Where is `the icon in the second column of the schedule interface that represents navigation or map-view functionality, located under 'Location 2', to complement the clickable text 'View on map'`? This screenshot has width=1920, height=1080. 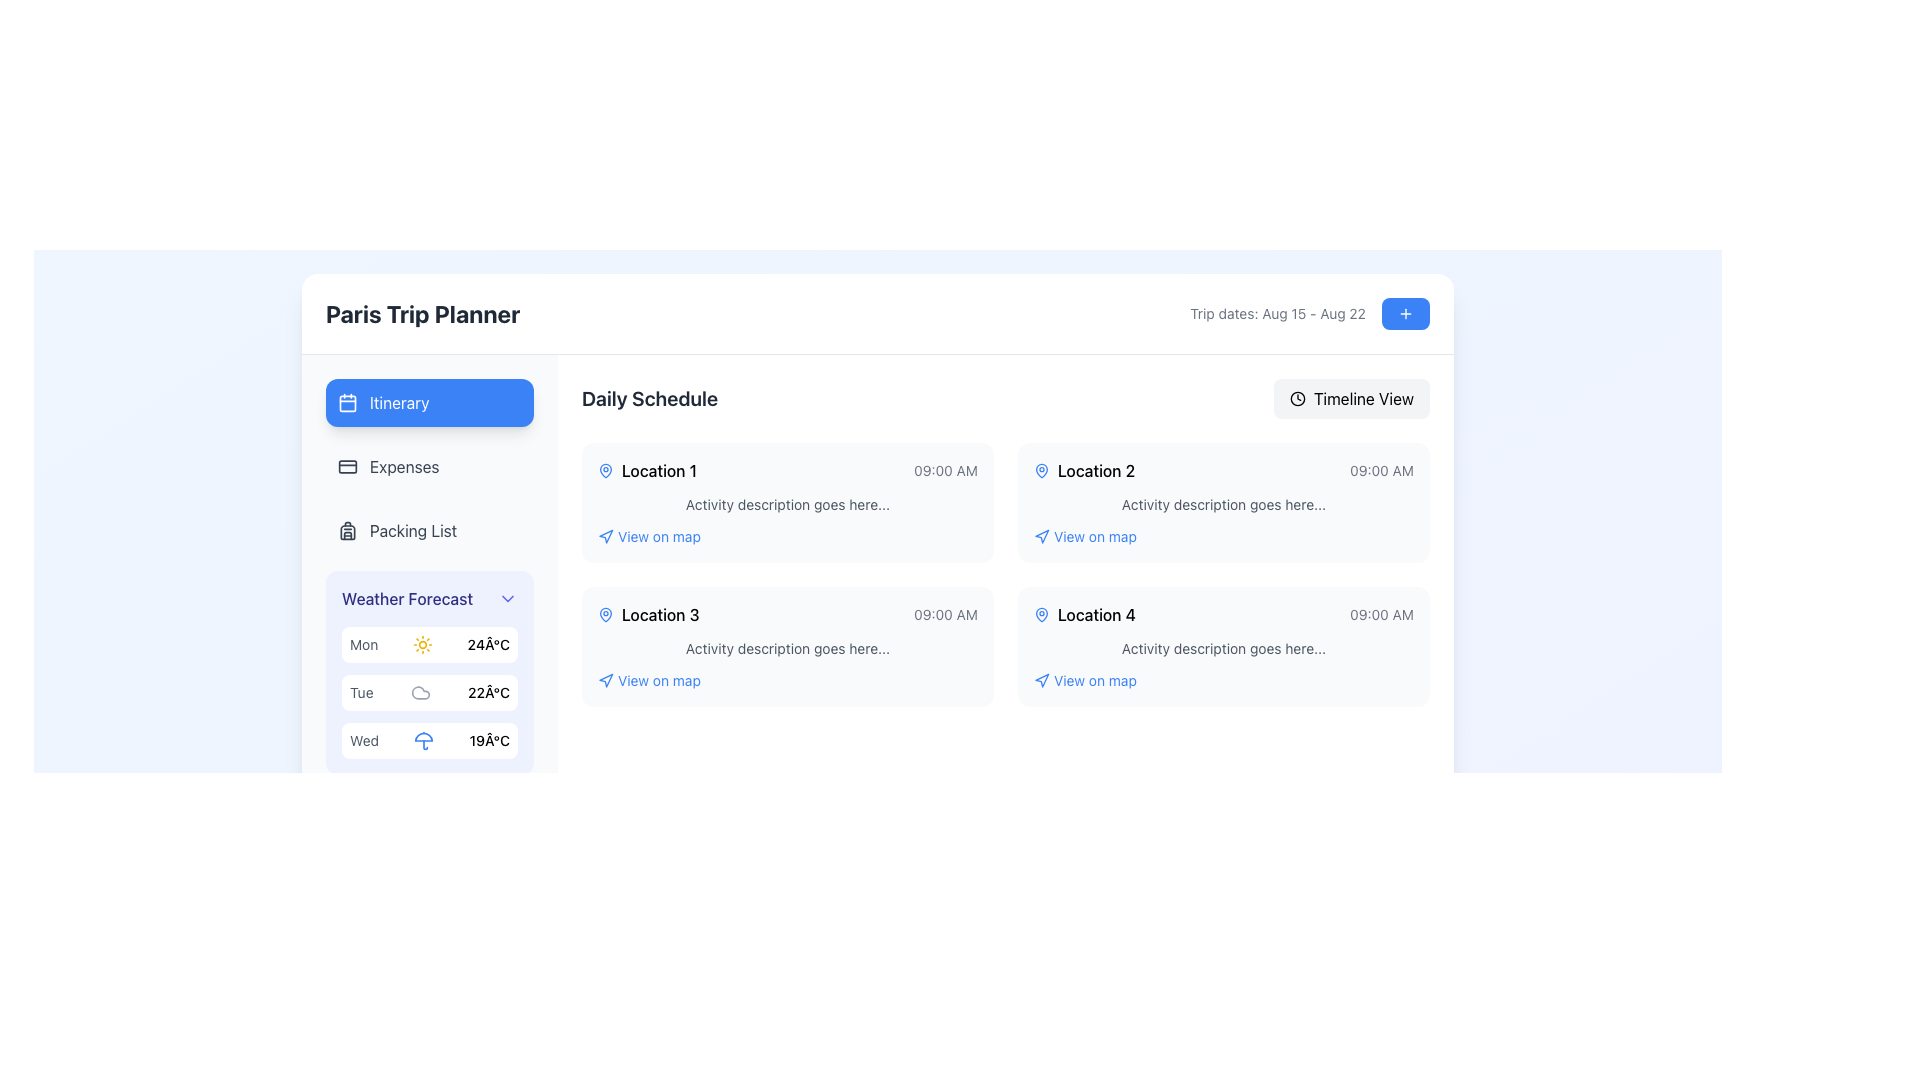 the icon in the second column of the schedule interface that represents navigation or map-view functionality, located under 'Location 2', to complement the clickable text 'View on map' is located at coordinates (1040, 535).